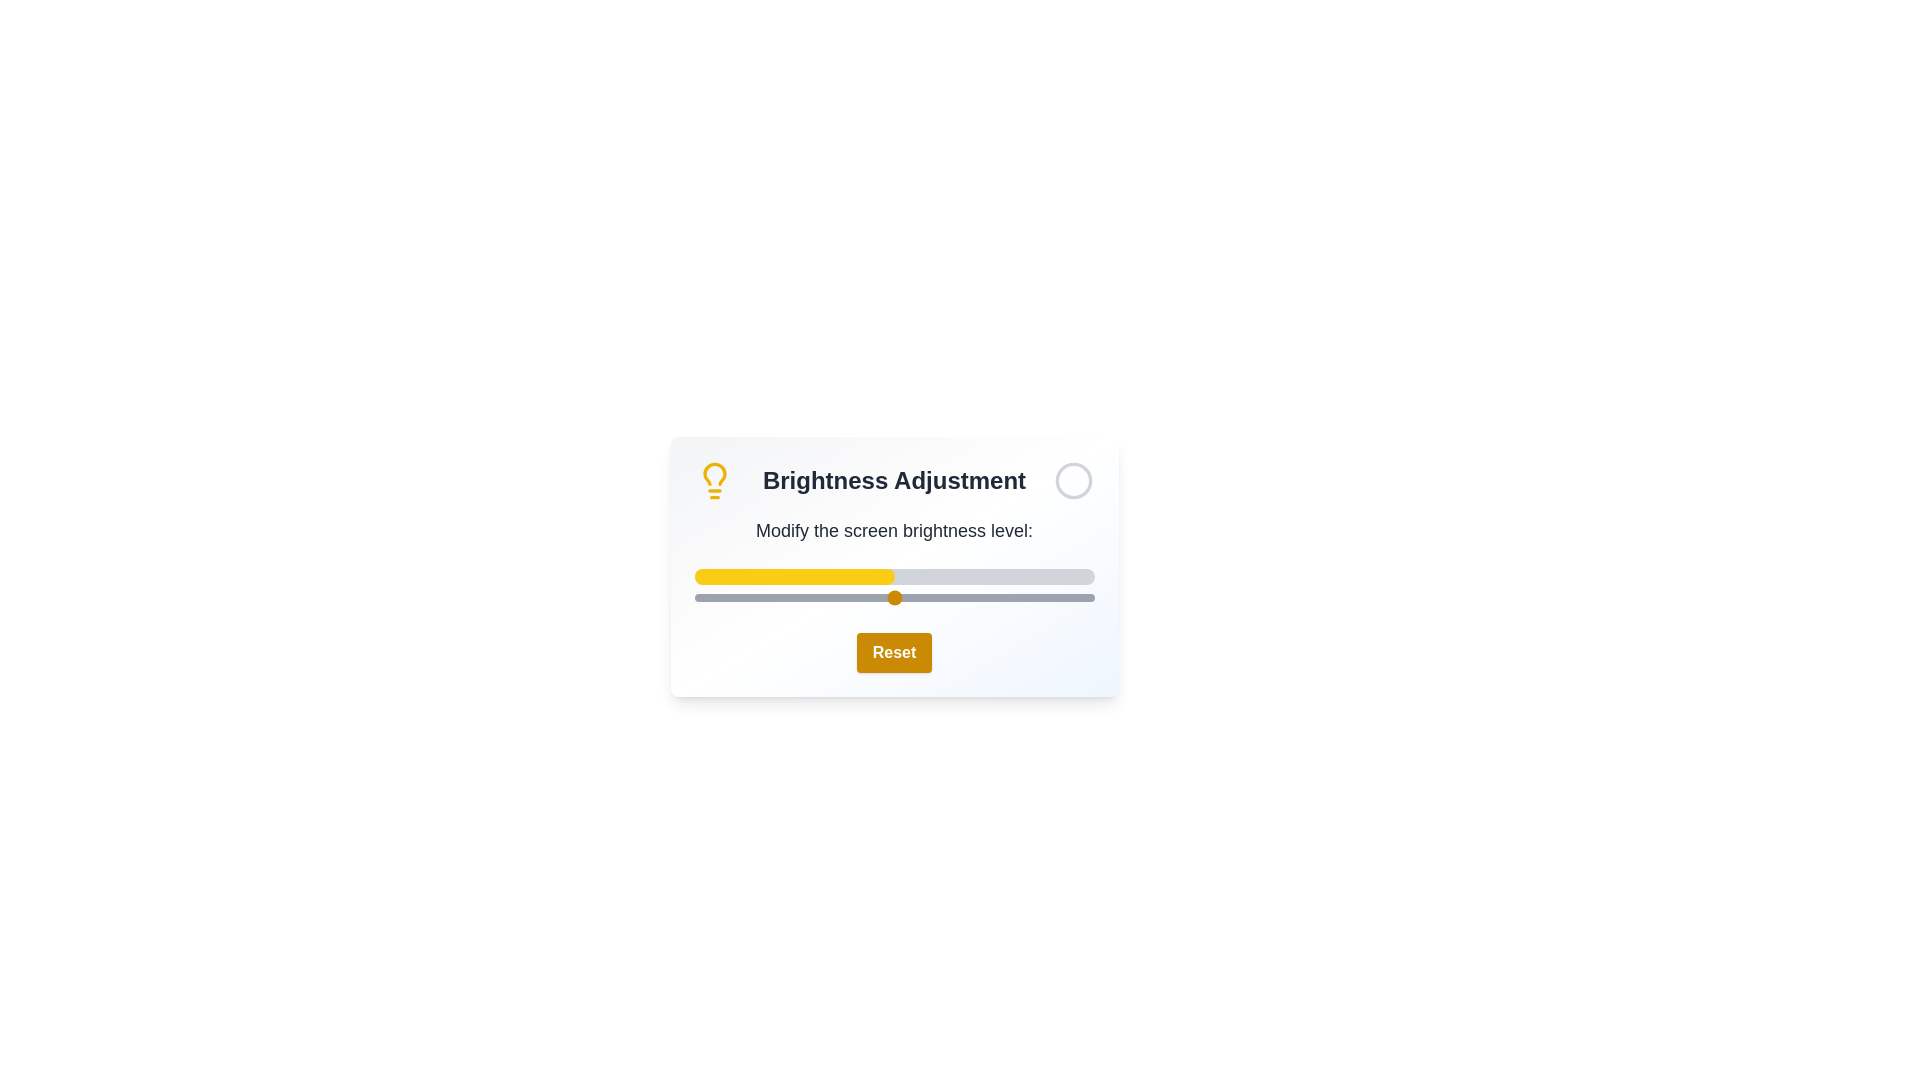  I want to click on the brightness slider to 55%, so click(913, 596).